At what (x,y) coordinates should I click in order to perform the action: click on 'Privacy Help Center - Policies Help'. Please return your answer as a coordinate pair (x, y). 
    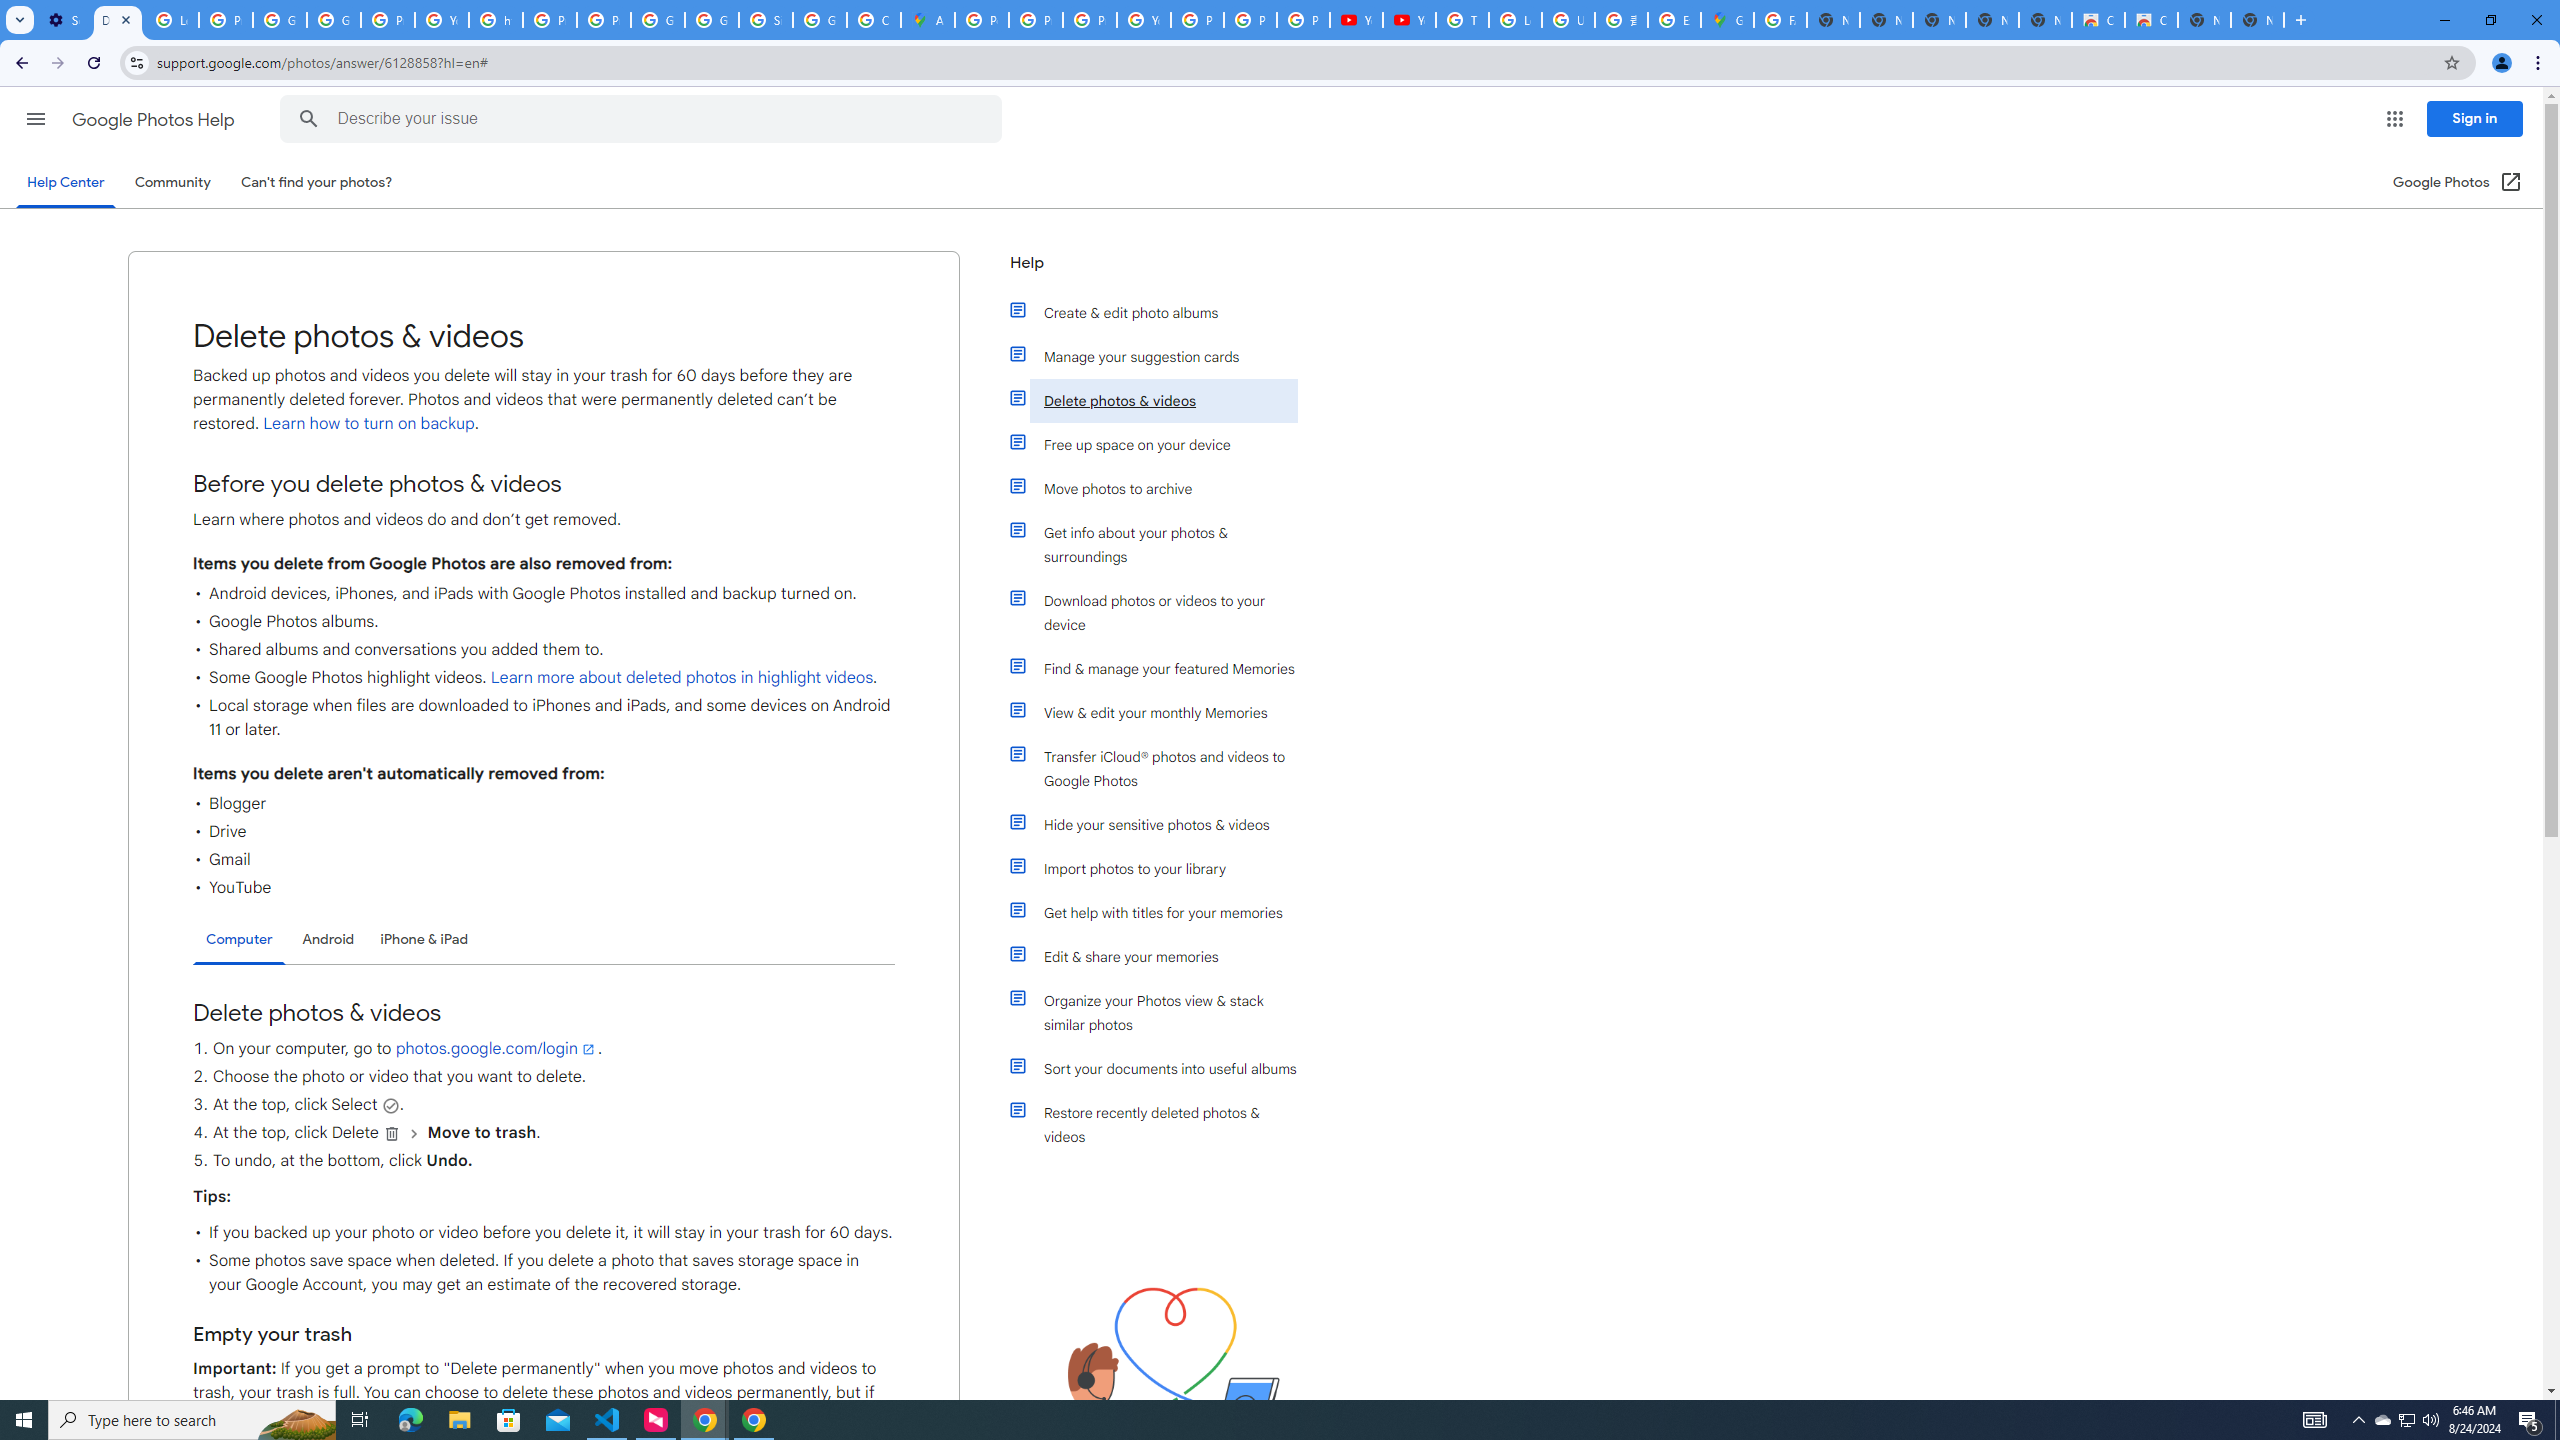
    Looking at the image, I should click on (1089, 19).